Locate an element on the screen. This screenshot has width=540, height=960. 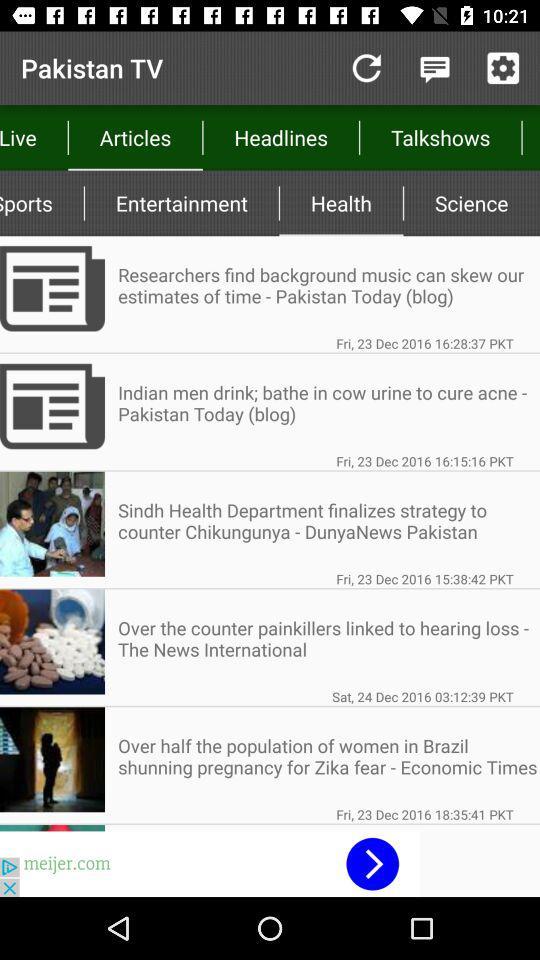
the label icon is located at coordinates (20, 21).